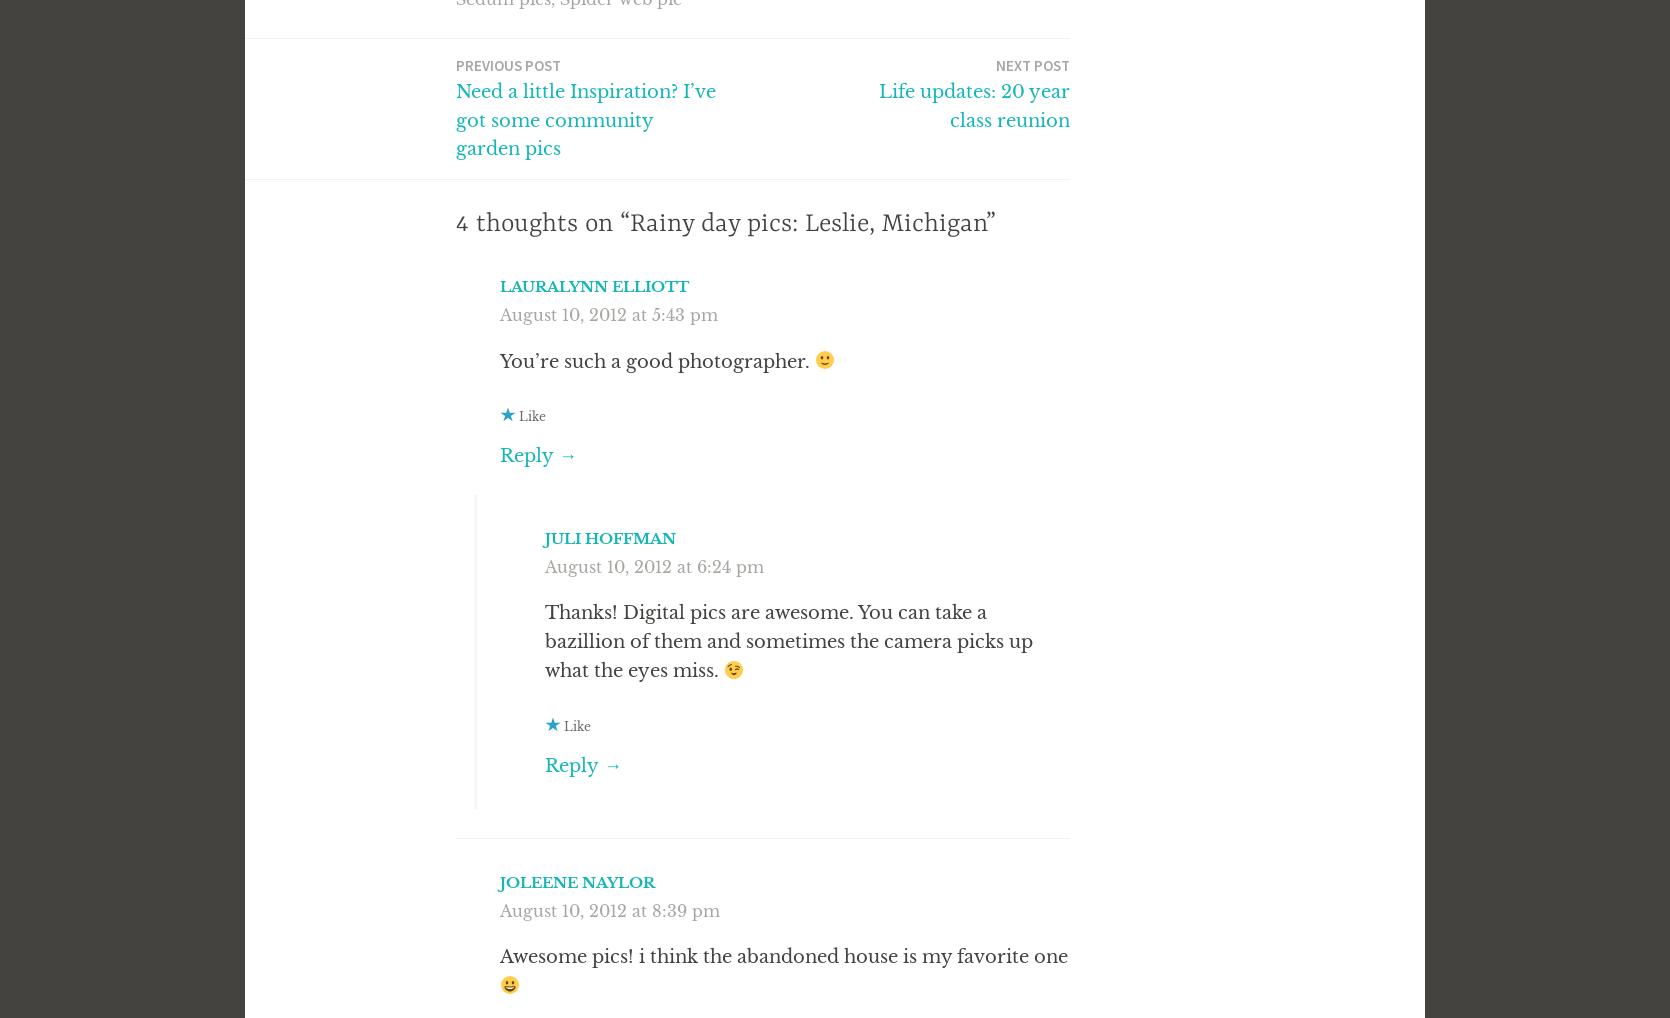 This screenshot has height=1018, width=1670. What do you see at coordinates (609, 536) in the screenshot?
I see `'Juli Hoffman'` at bounding box center [609, 536].